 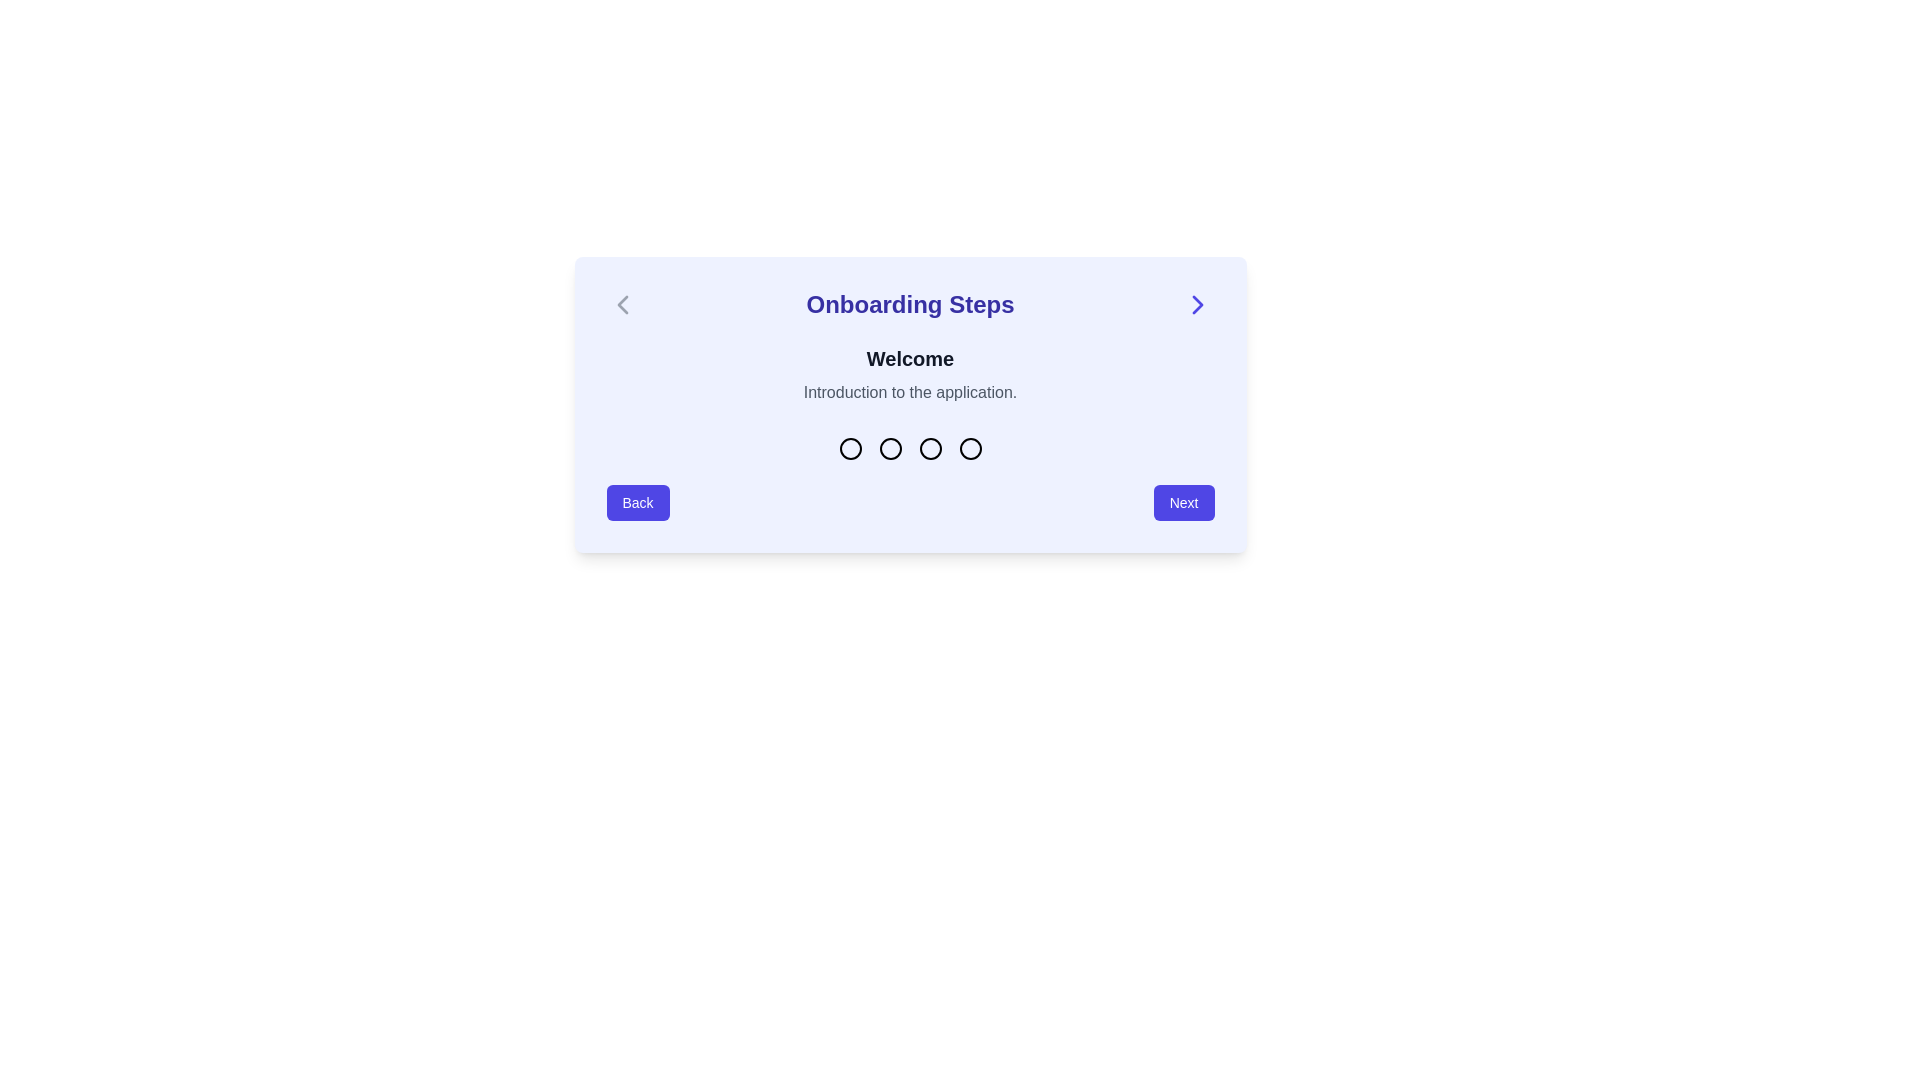 What do you see at coordinates (909, 447) in the screenshot?
I see `the step progression indicator located at the bottom-center of the 'Onboarding Steps' card` at bounding box center [909, 447].